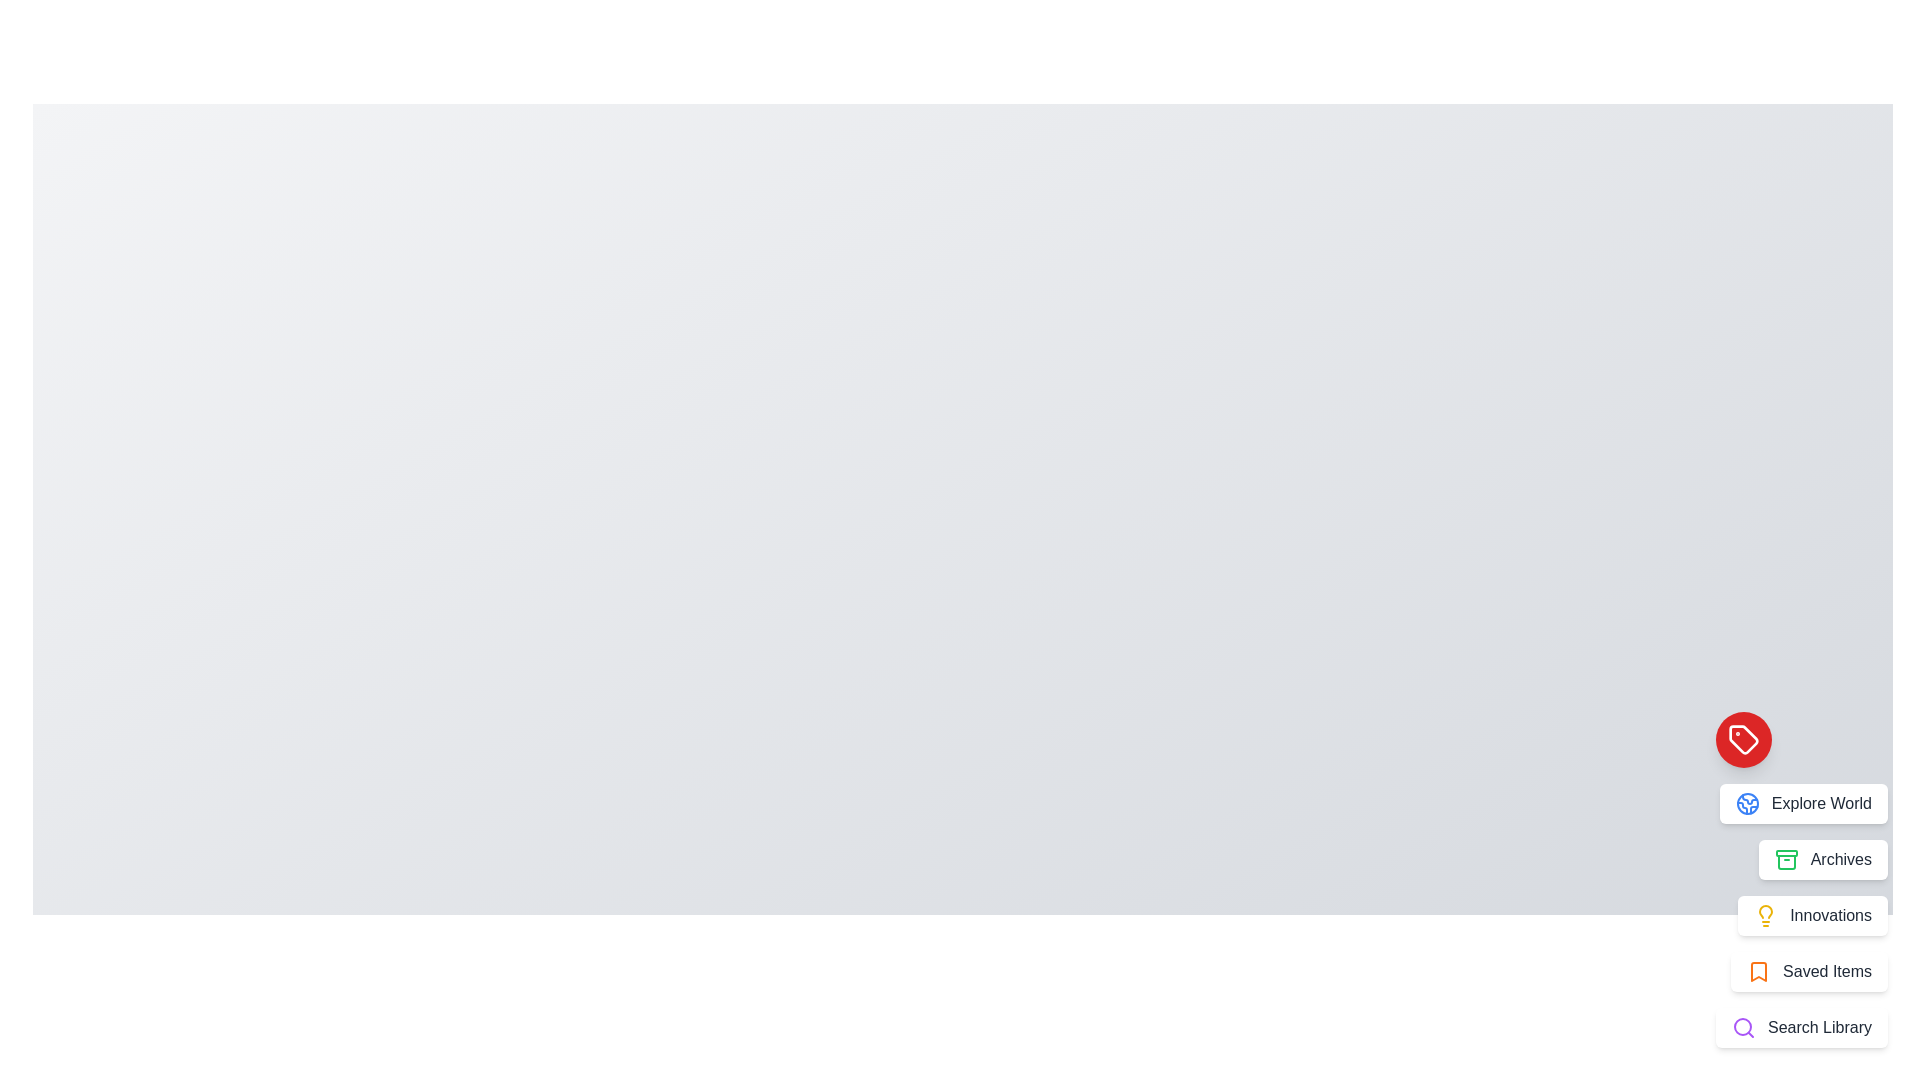 This screenshot has width=1920, height=1080. I want to click on the menu item labeled 'Search Library' to observe its hover effect, so click(1801, 1028).